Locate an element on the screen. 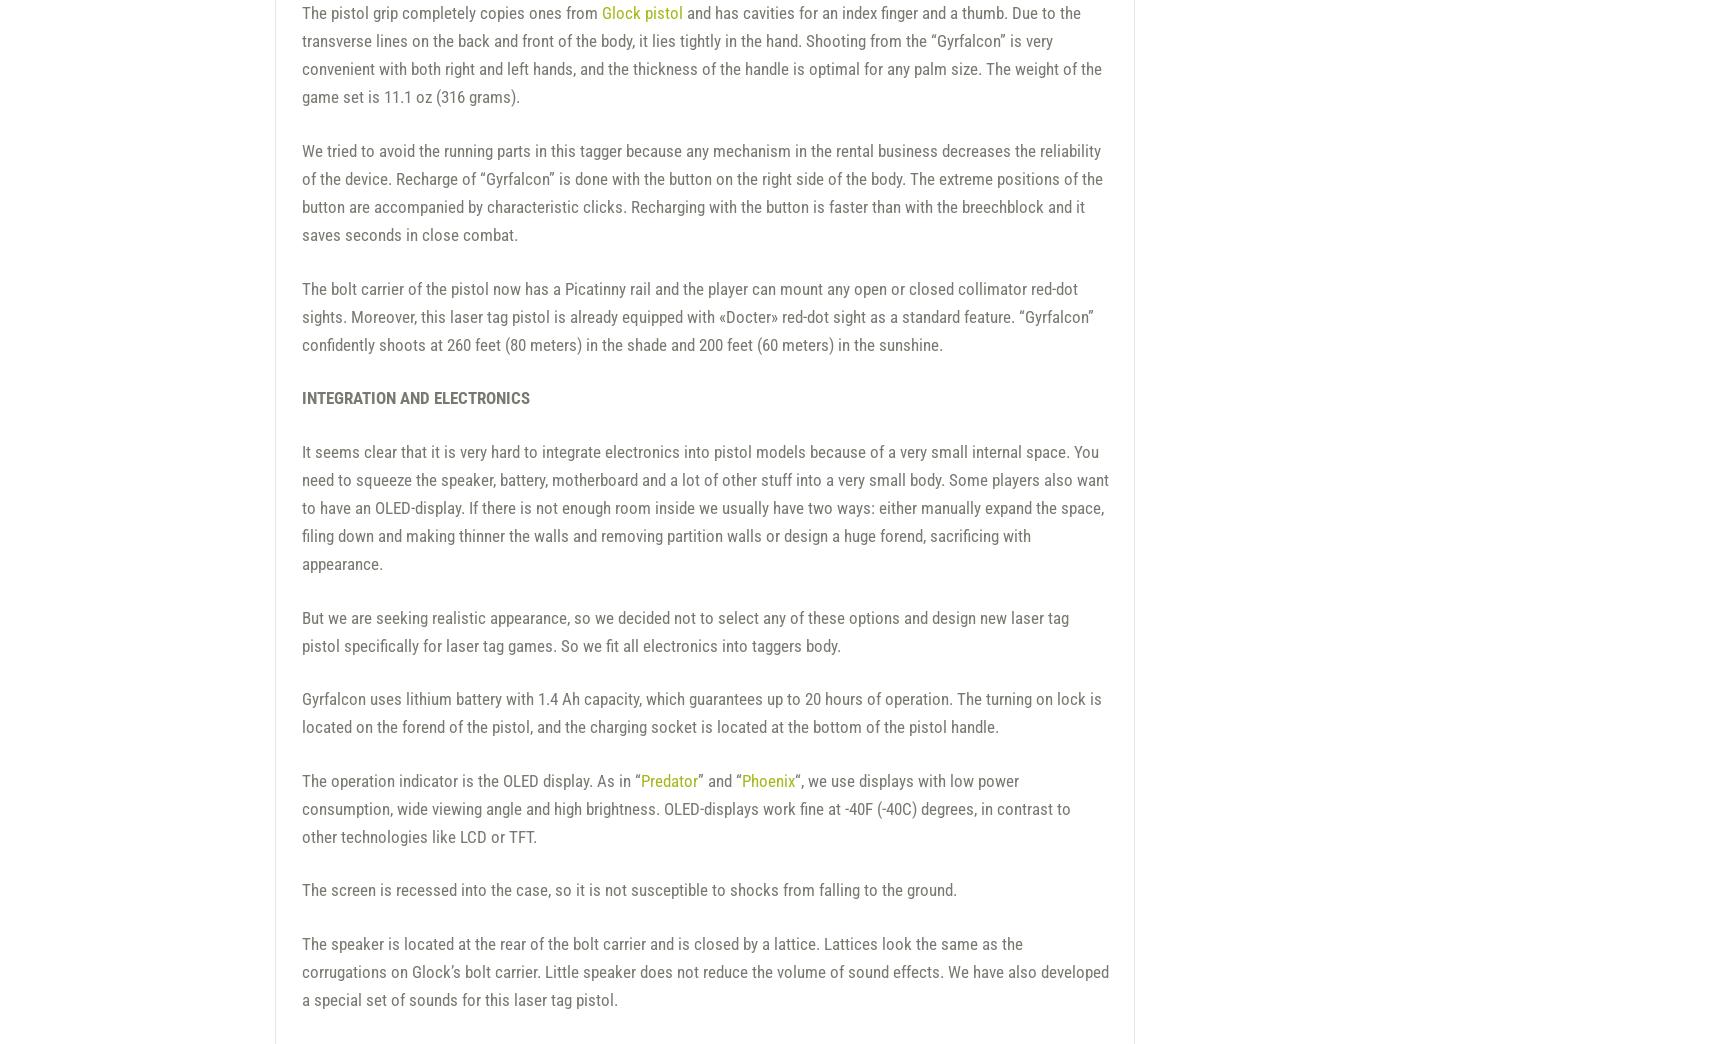  'Predator' is located at coordinates (668, 779).